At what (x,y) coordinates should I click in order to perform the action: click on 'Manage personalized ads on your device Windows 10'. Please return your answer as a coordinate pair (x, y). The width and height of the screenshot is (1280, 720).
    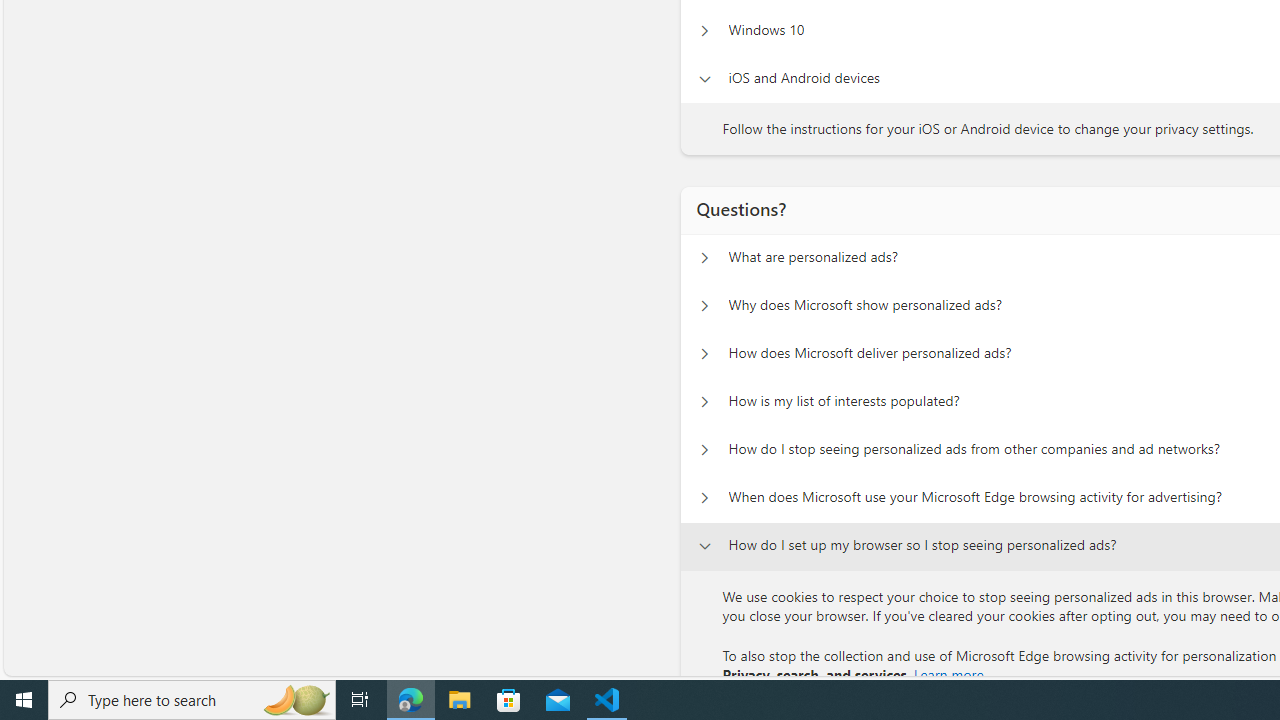
    Looking at the image, I should click on (704, 30).